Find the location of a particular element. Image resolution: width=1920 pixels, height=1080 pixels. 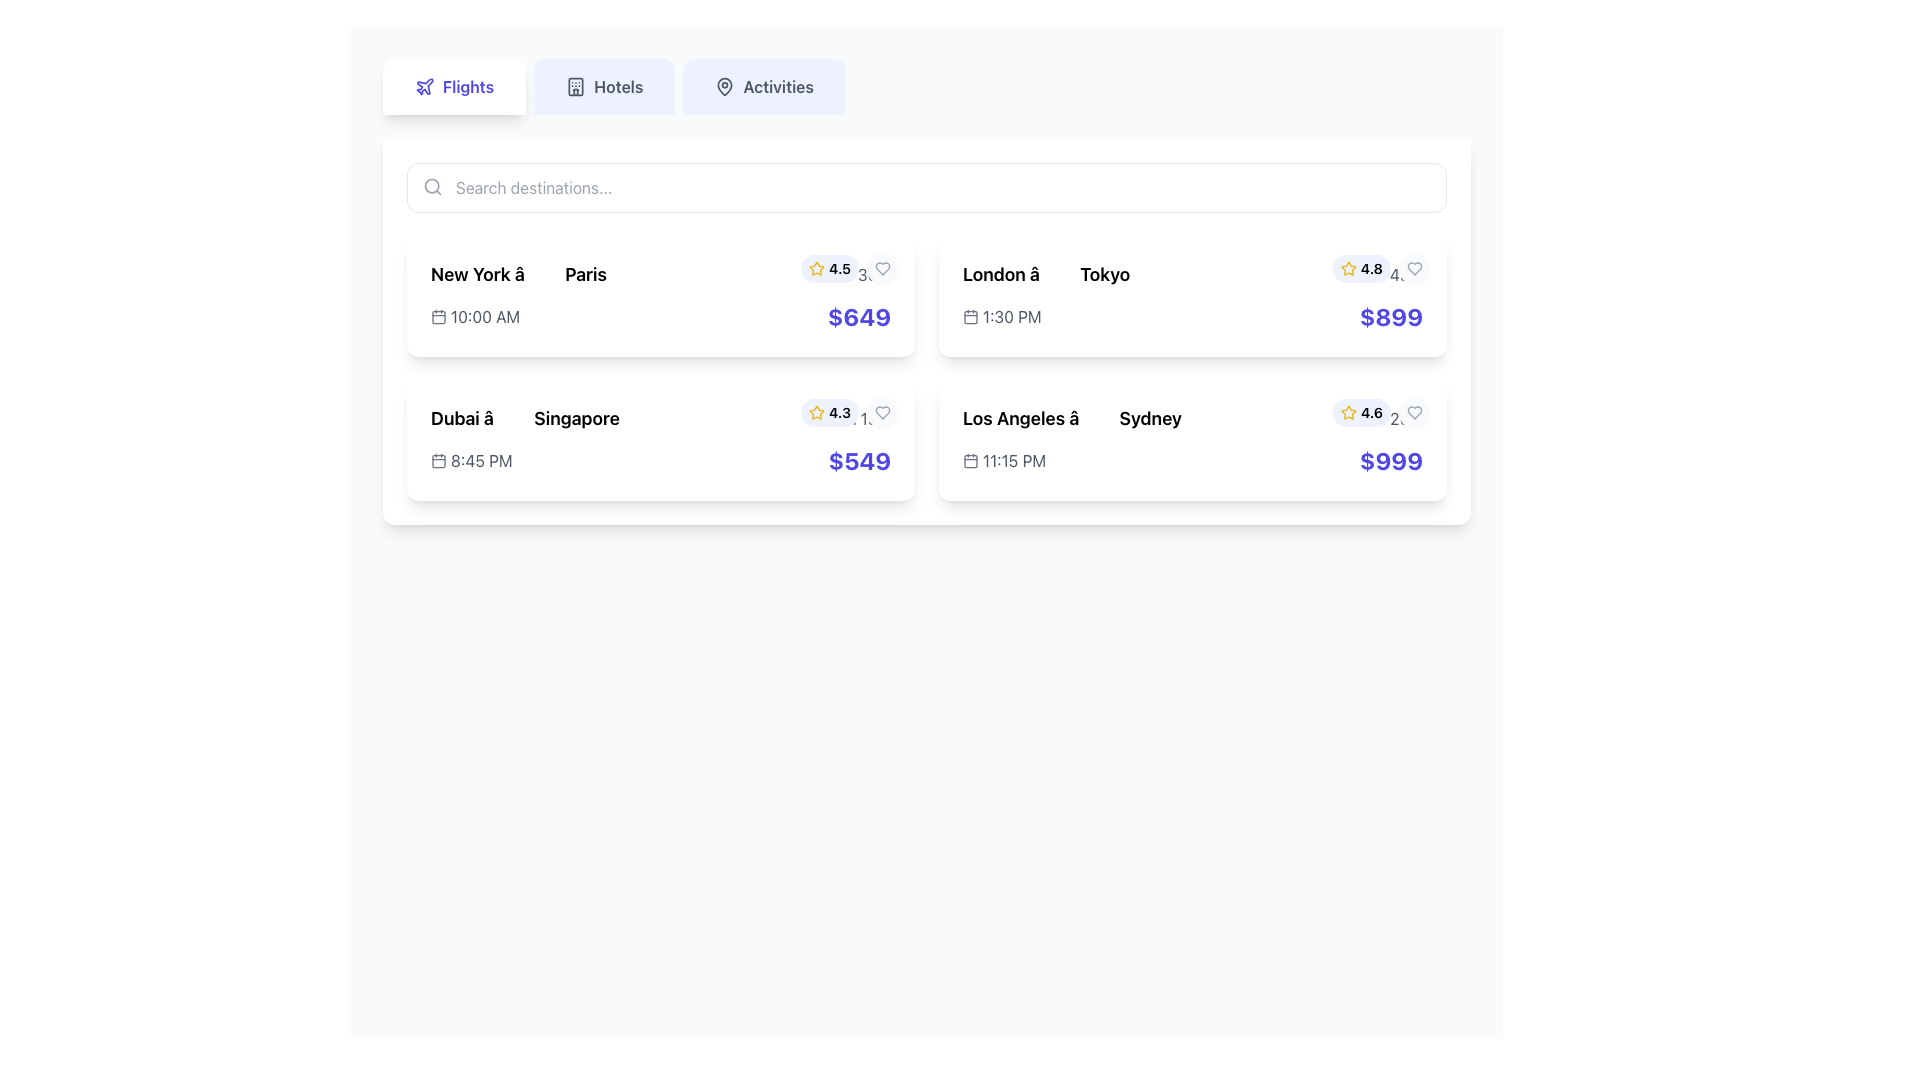

the star icon with a yellow fill, located to the left of the text '4.6' in the bottom-right card is located at coordinates (1348, 411).